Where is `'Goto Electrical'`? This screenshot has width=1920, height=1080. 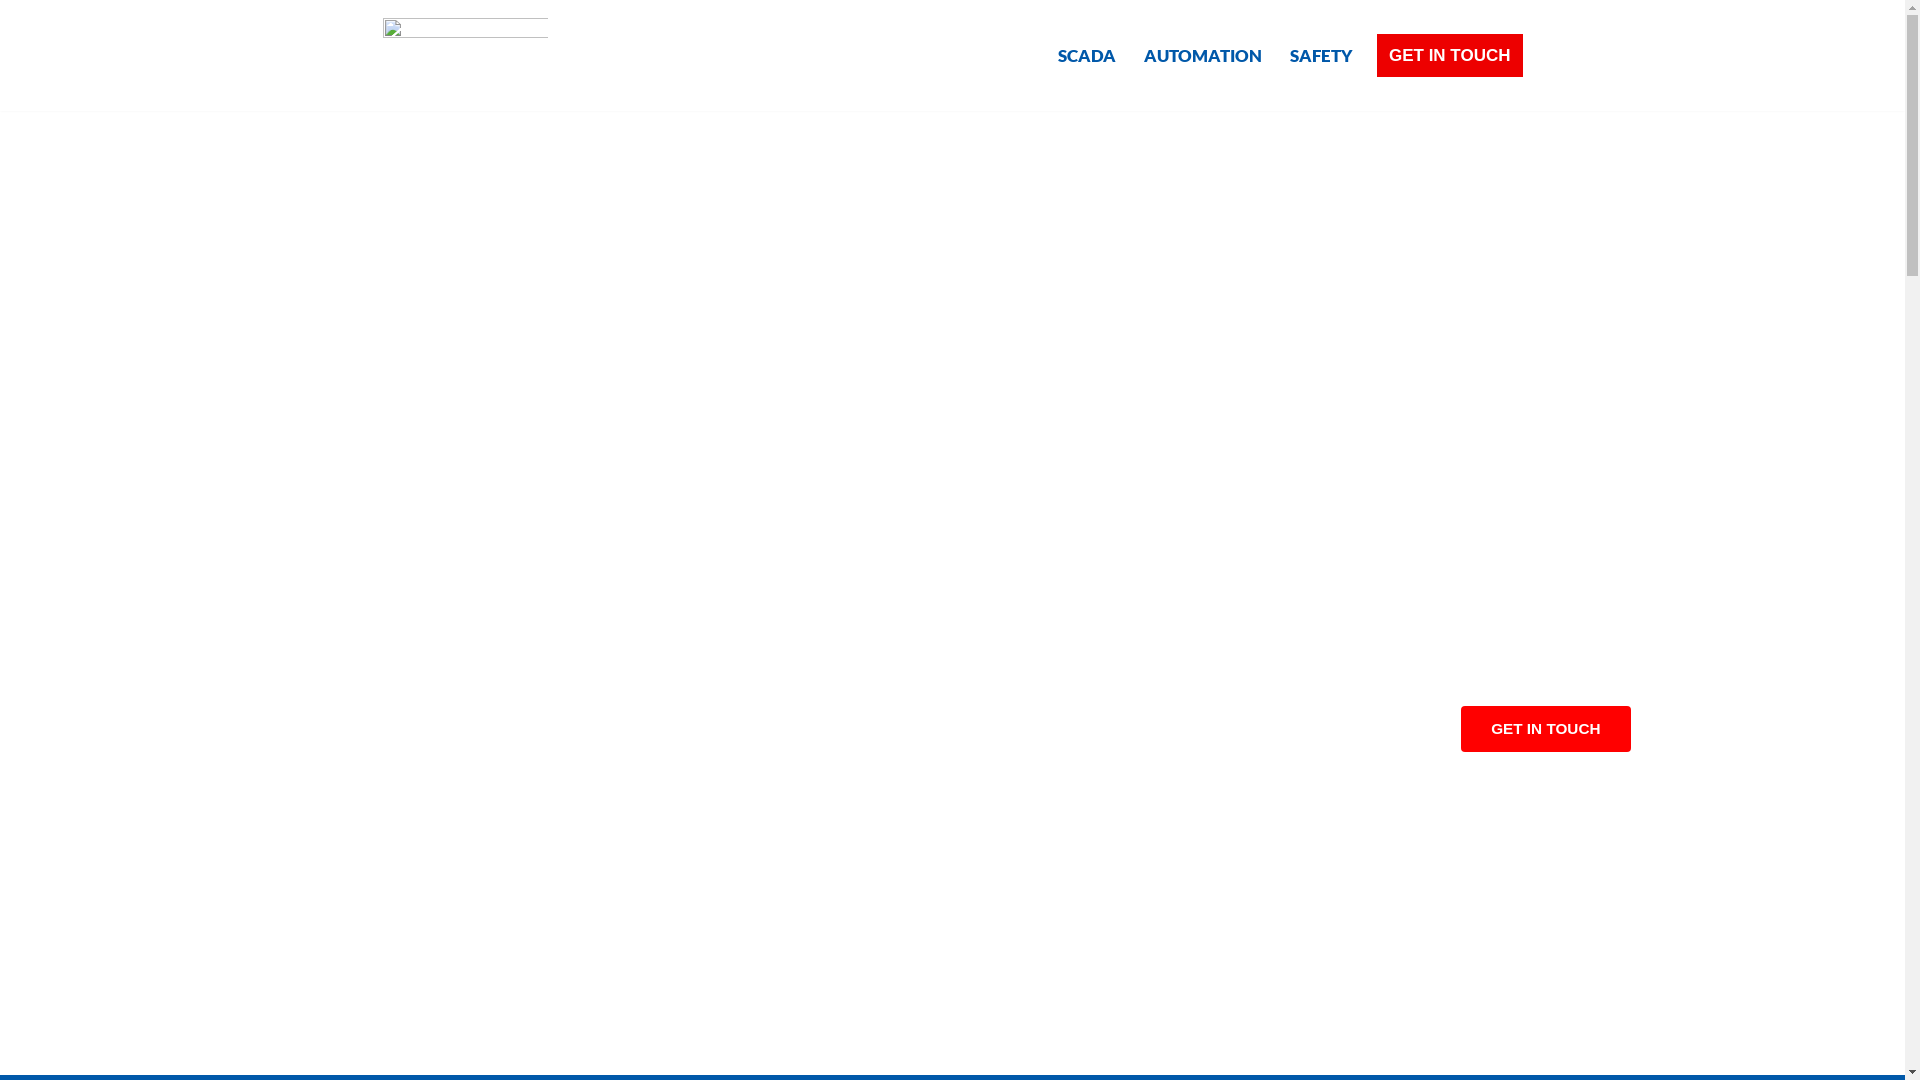 'Goto Electrical' is located at coordinates (463, 54).